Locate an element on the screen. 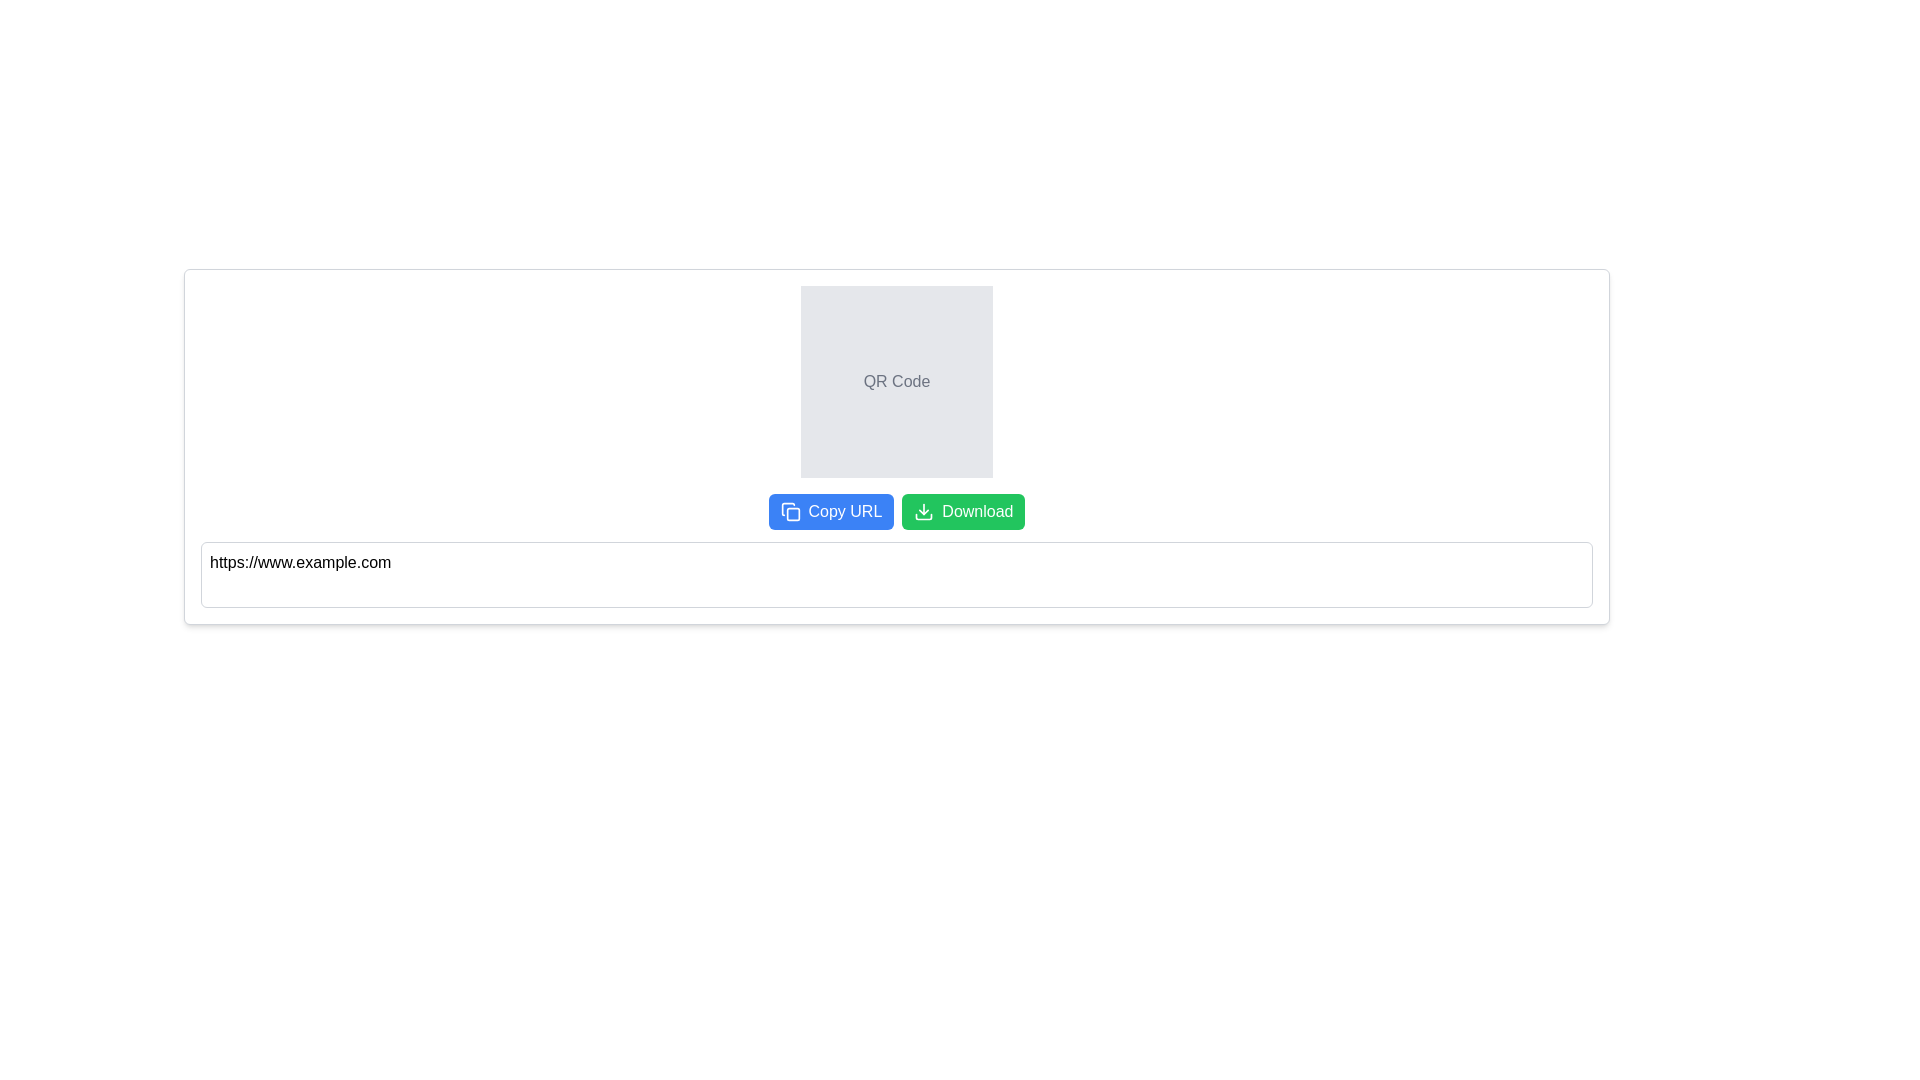  the download button located to the right of the 'Copy URL' button is located at coordinates (963, 511).